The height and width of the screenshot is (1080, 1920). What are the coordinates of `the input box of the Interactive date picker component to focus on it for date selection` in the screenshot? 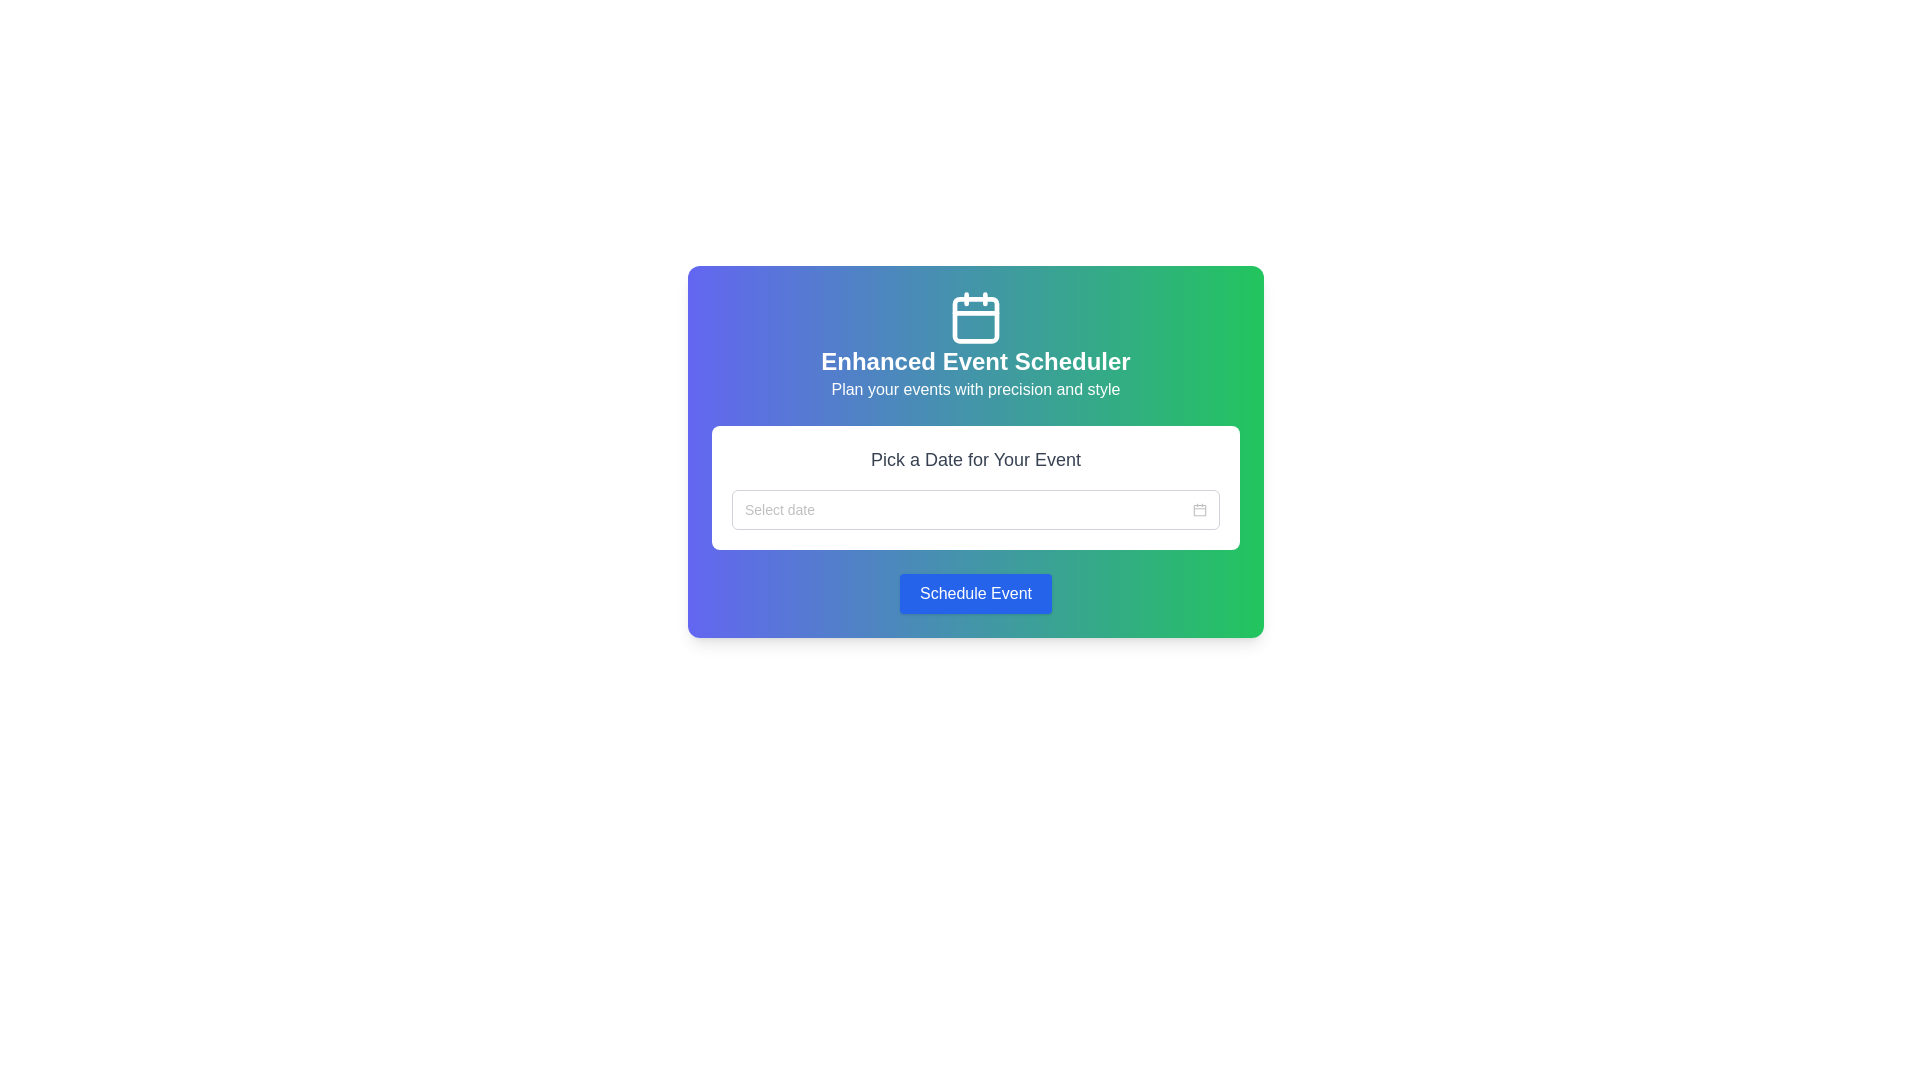 It's located at (975, 488).